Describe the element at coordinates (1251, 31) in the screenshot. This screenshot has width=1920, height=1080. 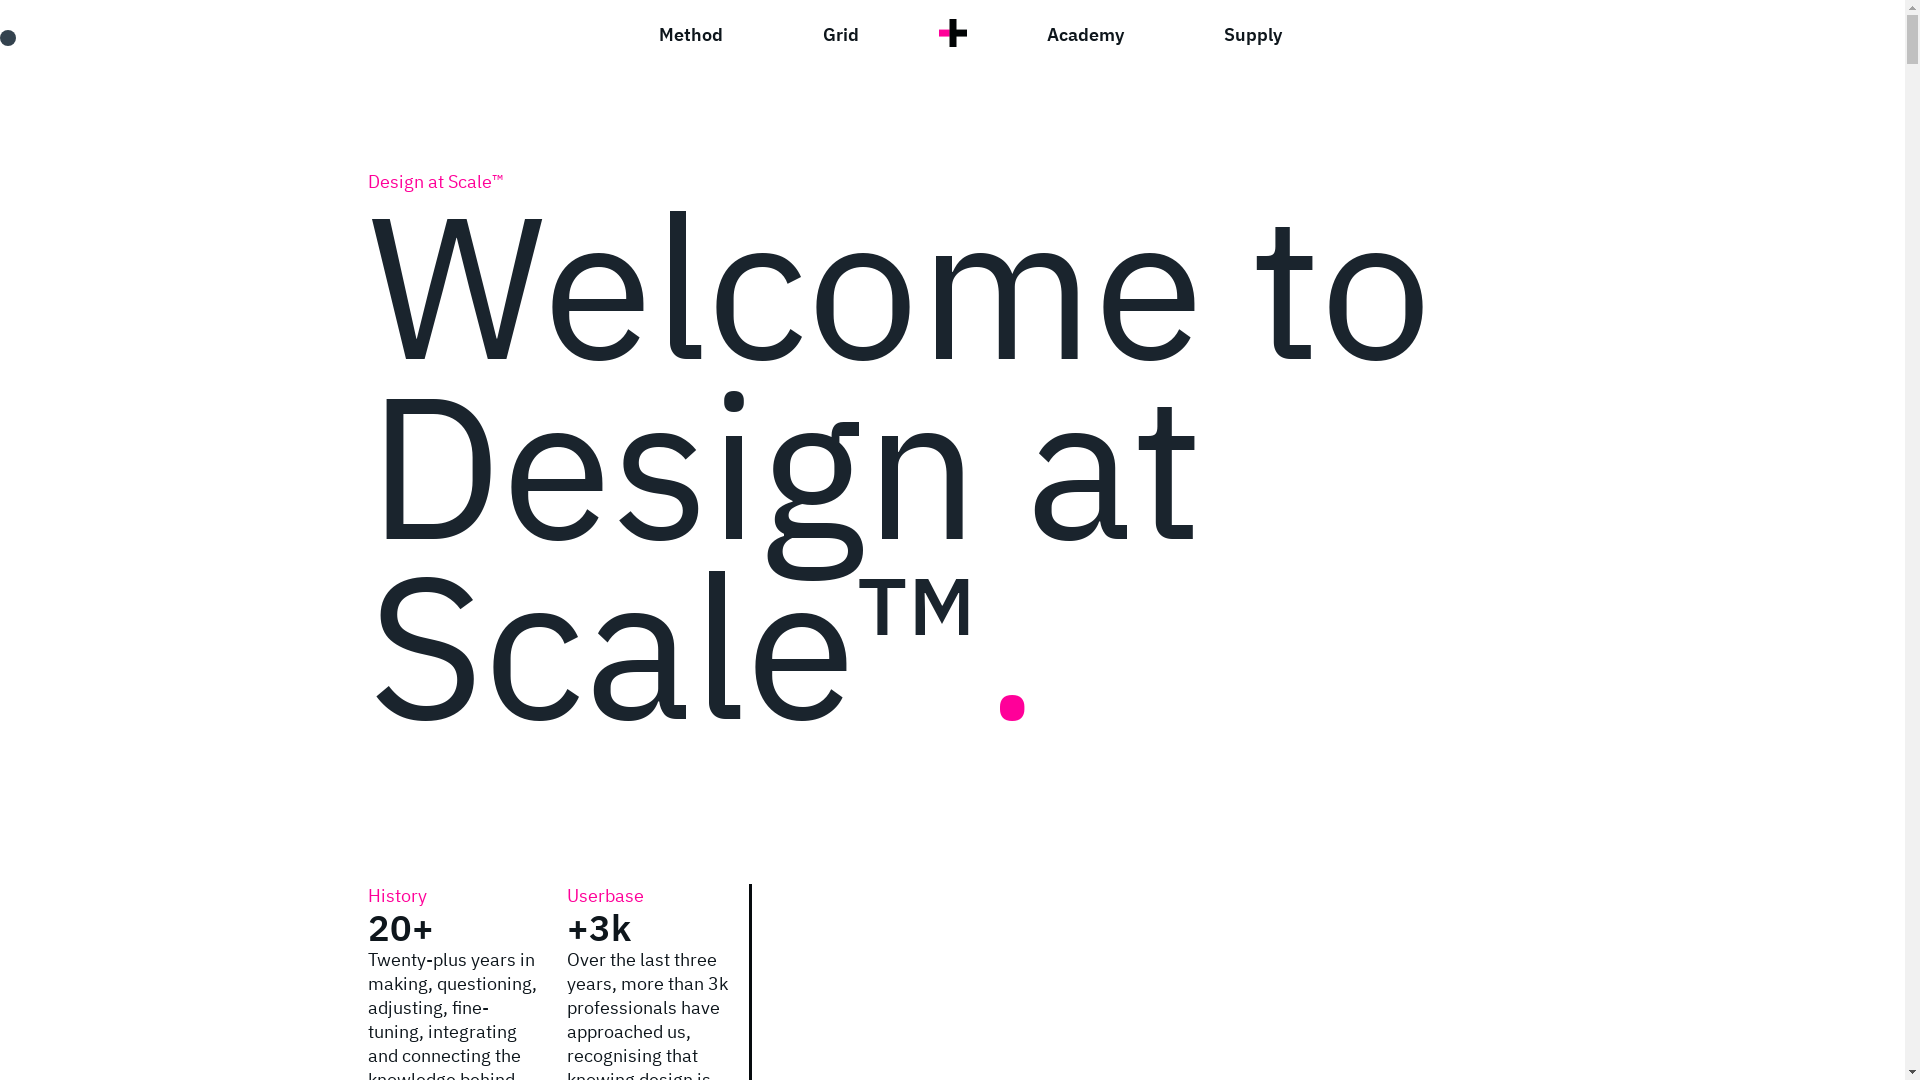
I see `'Supply'` at that location.